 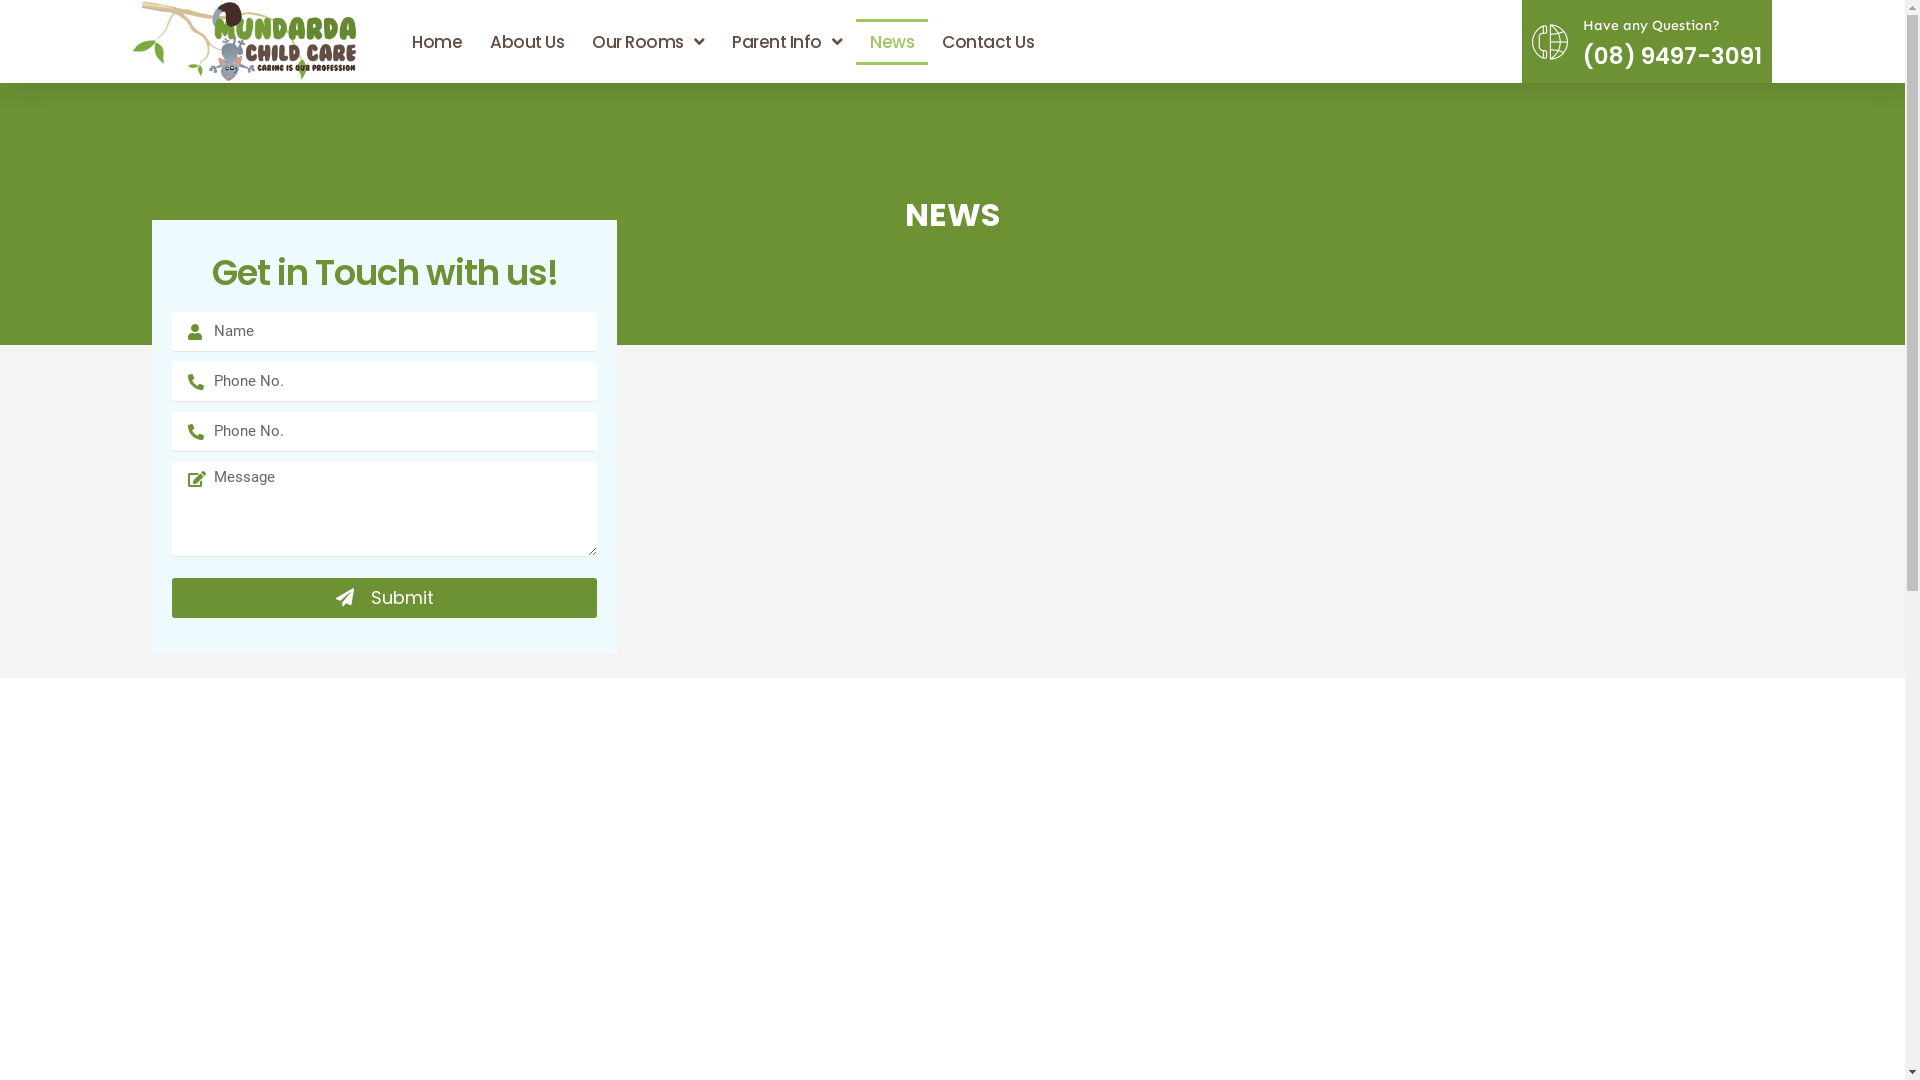 I want to click on 'Submit', so click(x=384, y=596).